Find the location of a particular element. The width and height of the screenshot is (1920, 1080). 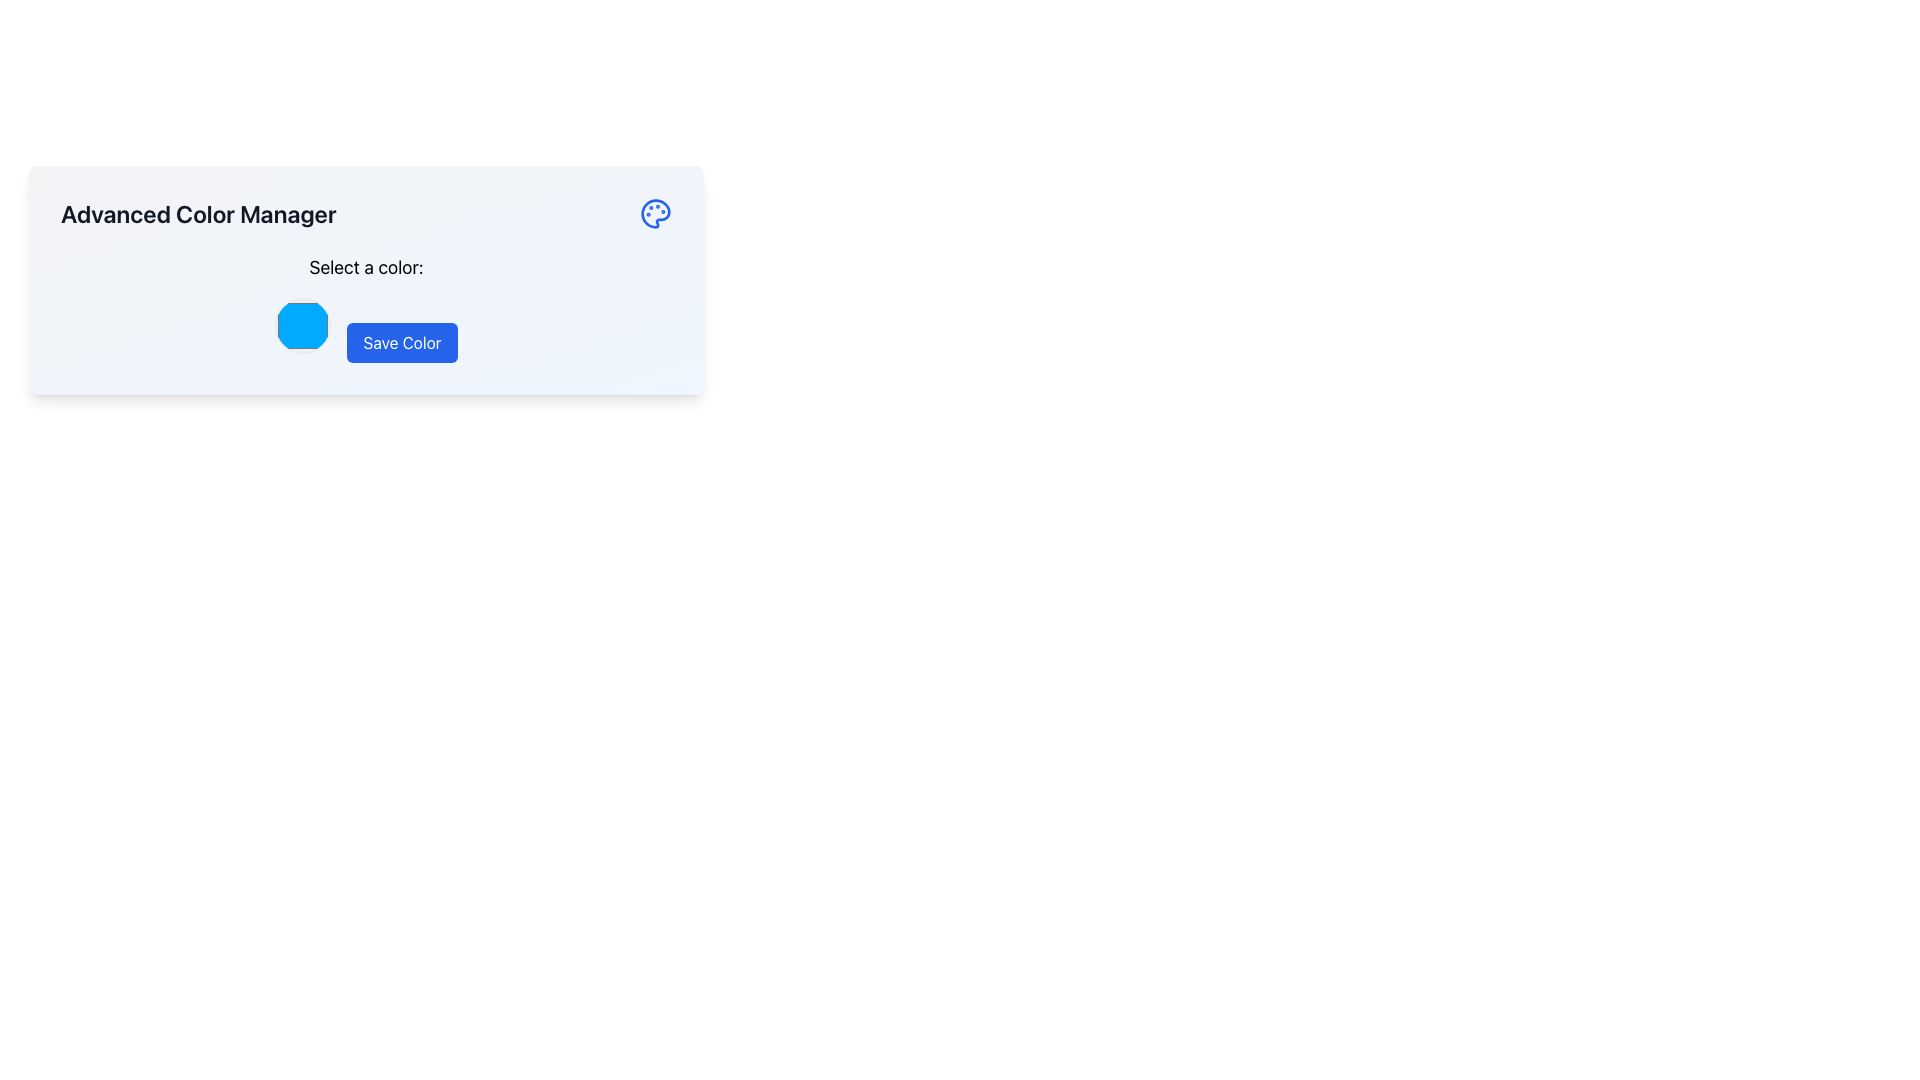

the painter's palette icon located at the far right side of the header, which is circular in shape and contains several small dots representing paint colors is located at coordinates (656, 213).